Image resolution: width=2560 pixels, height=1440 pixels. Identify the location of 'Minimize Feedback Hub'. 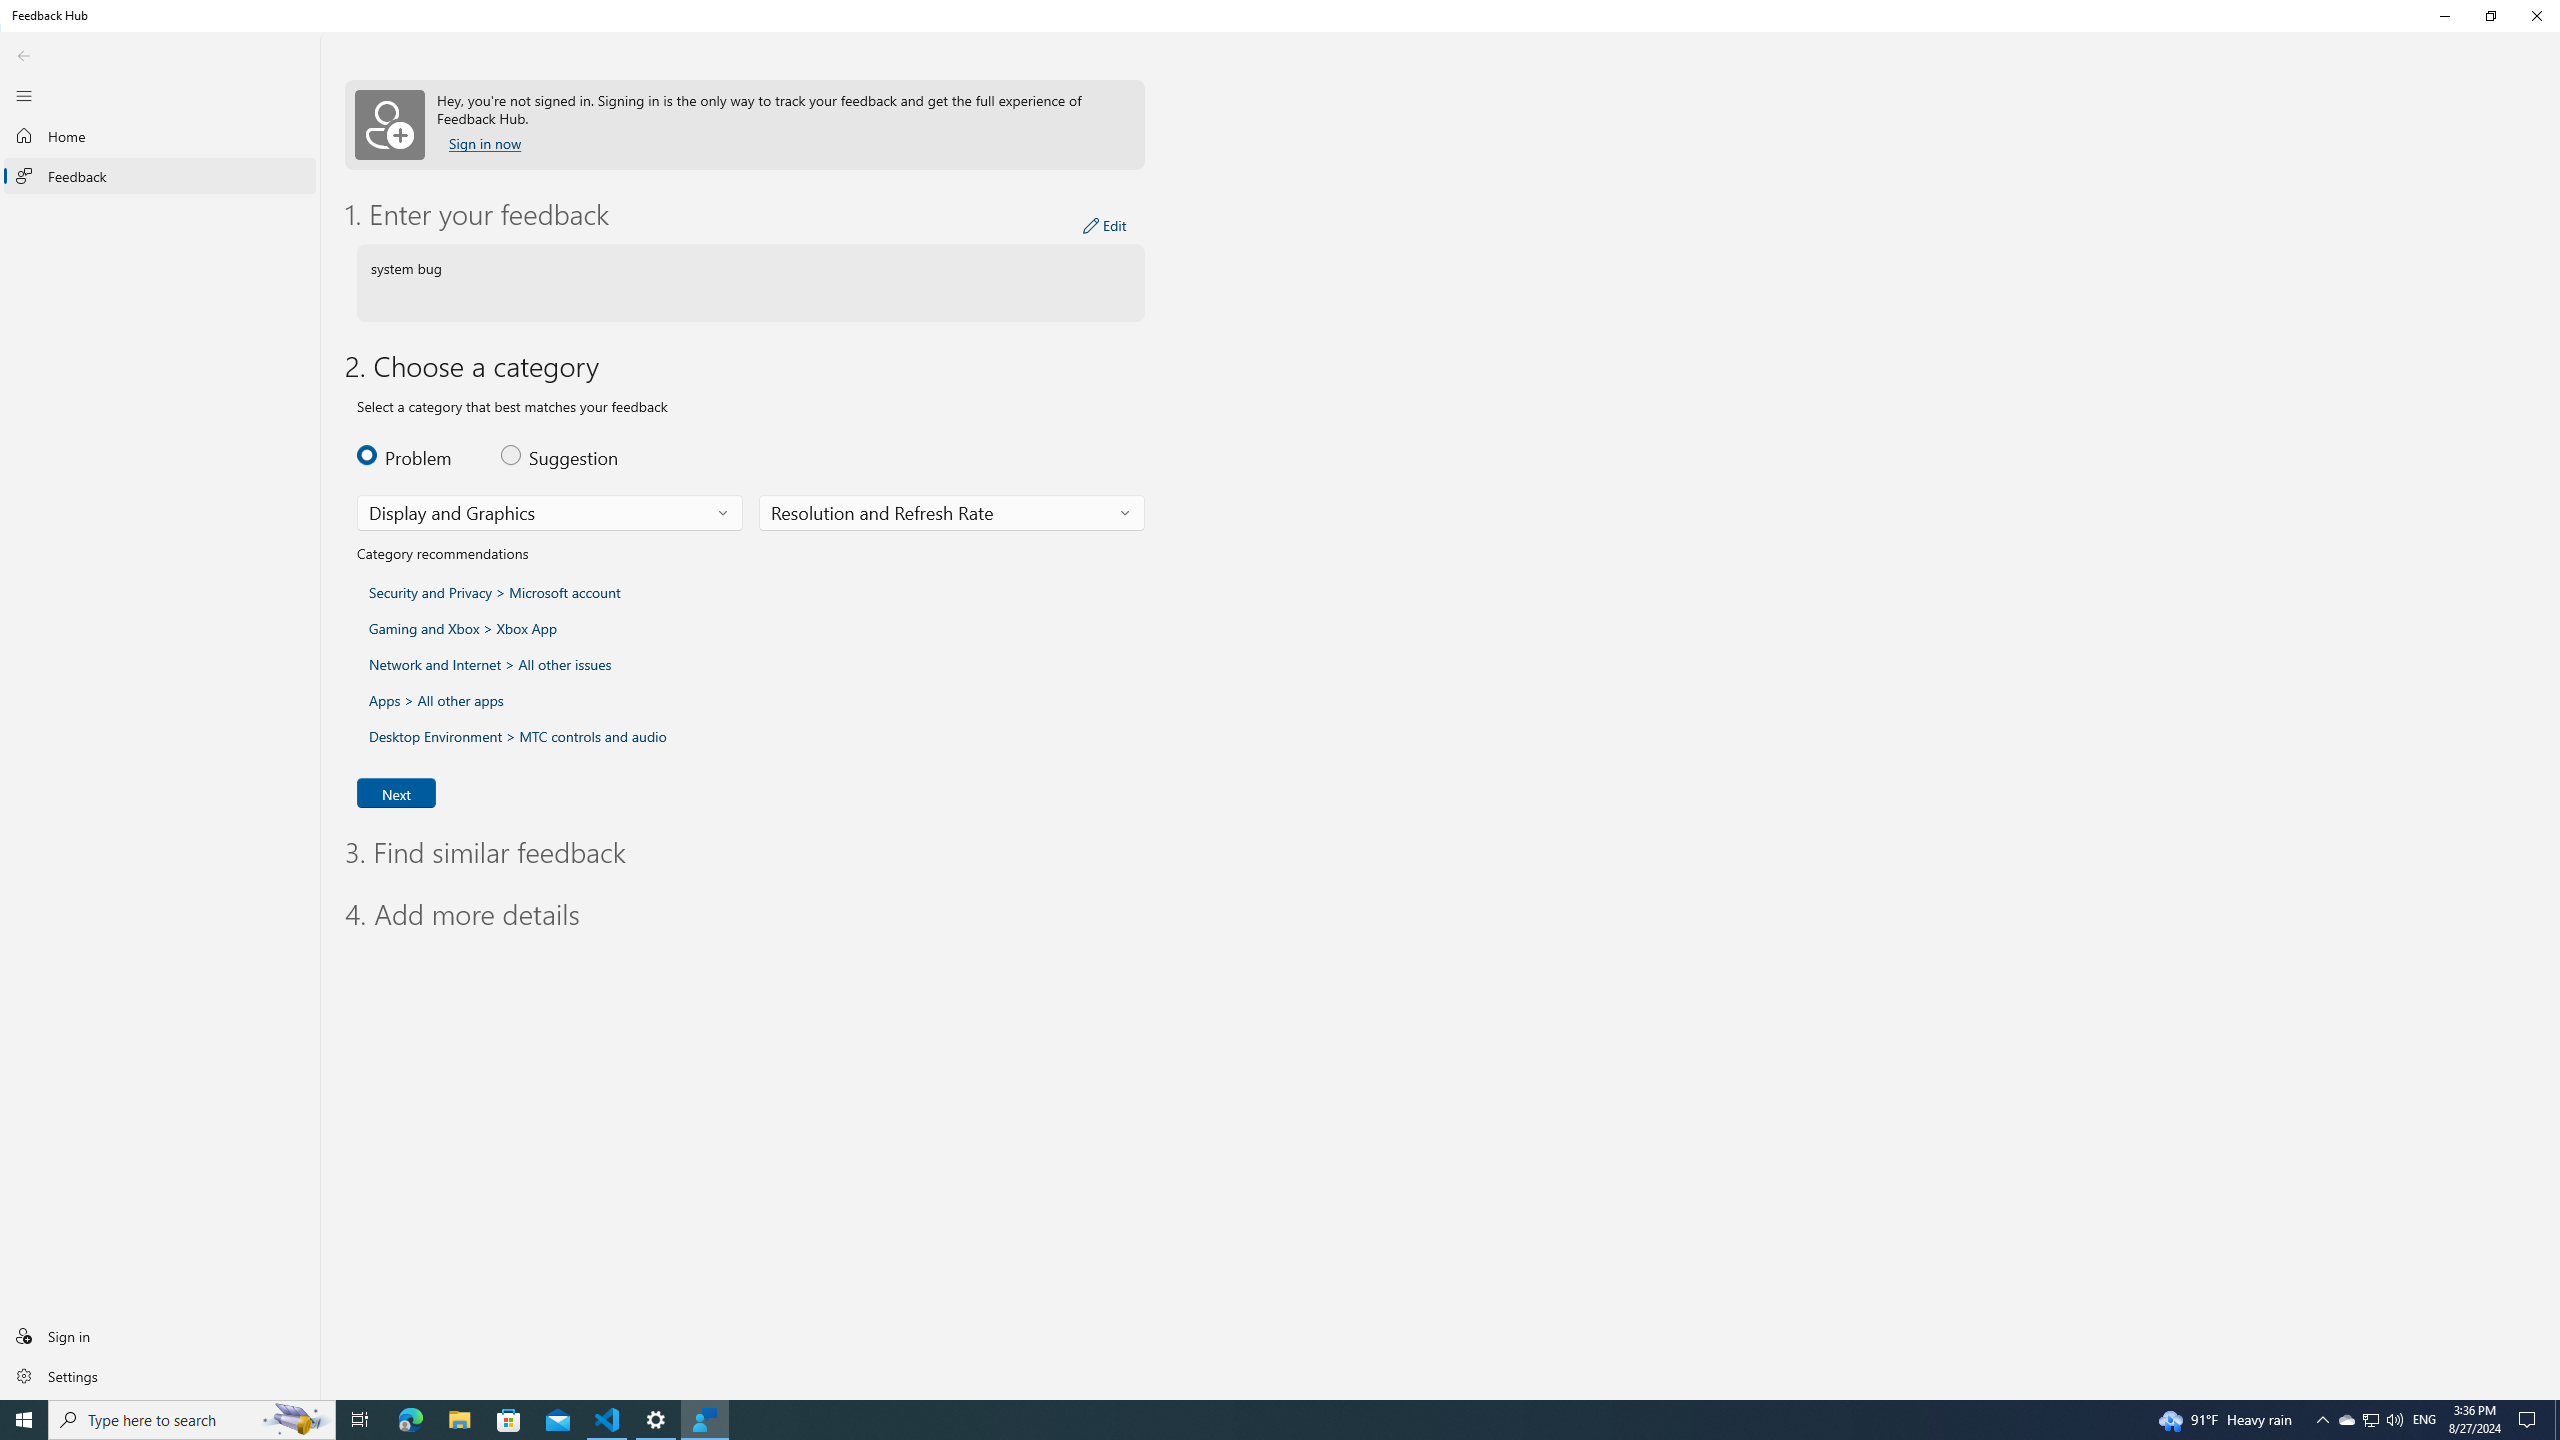
(2443, 15).